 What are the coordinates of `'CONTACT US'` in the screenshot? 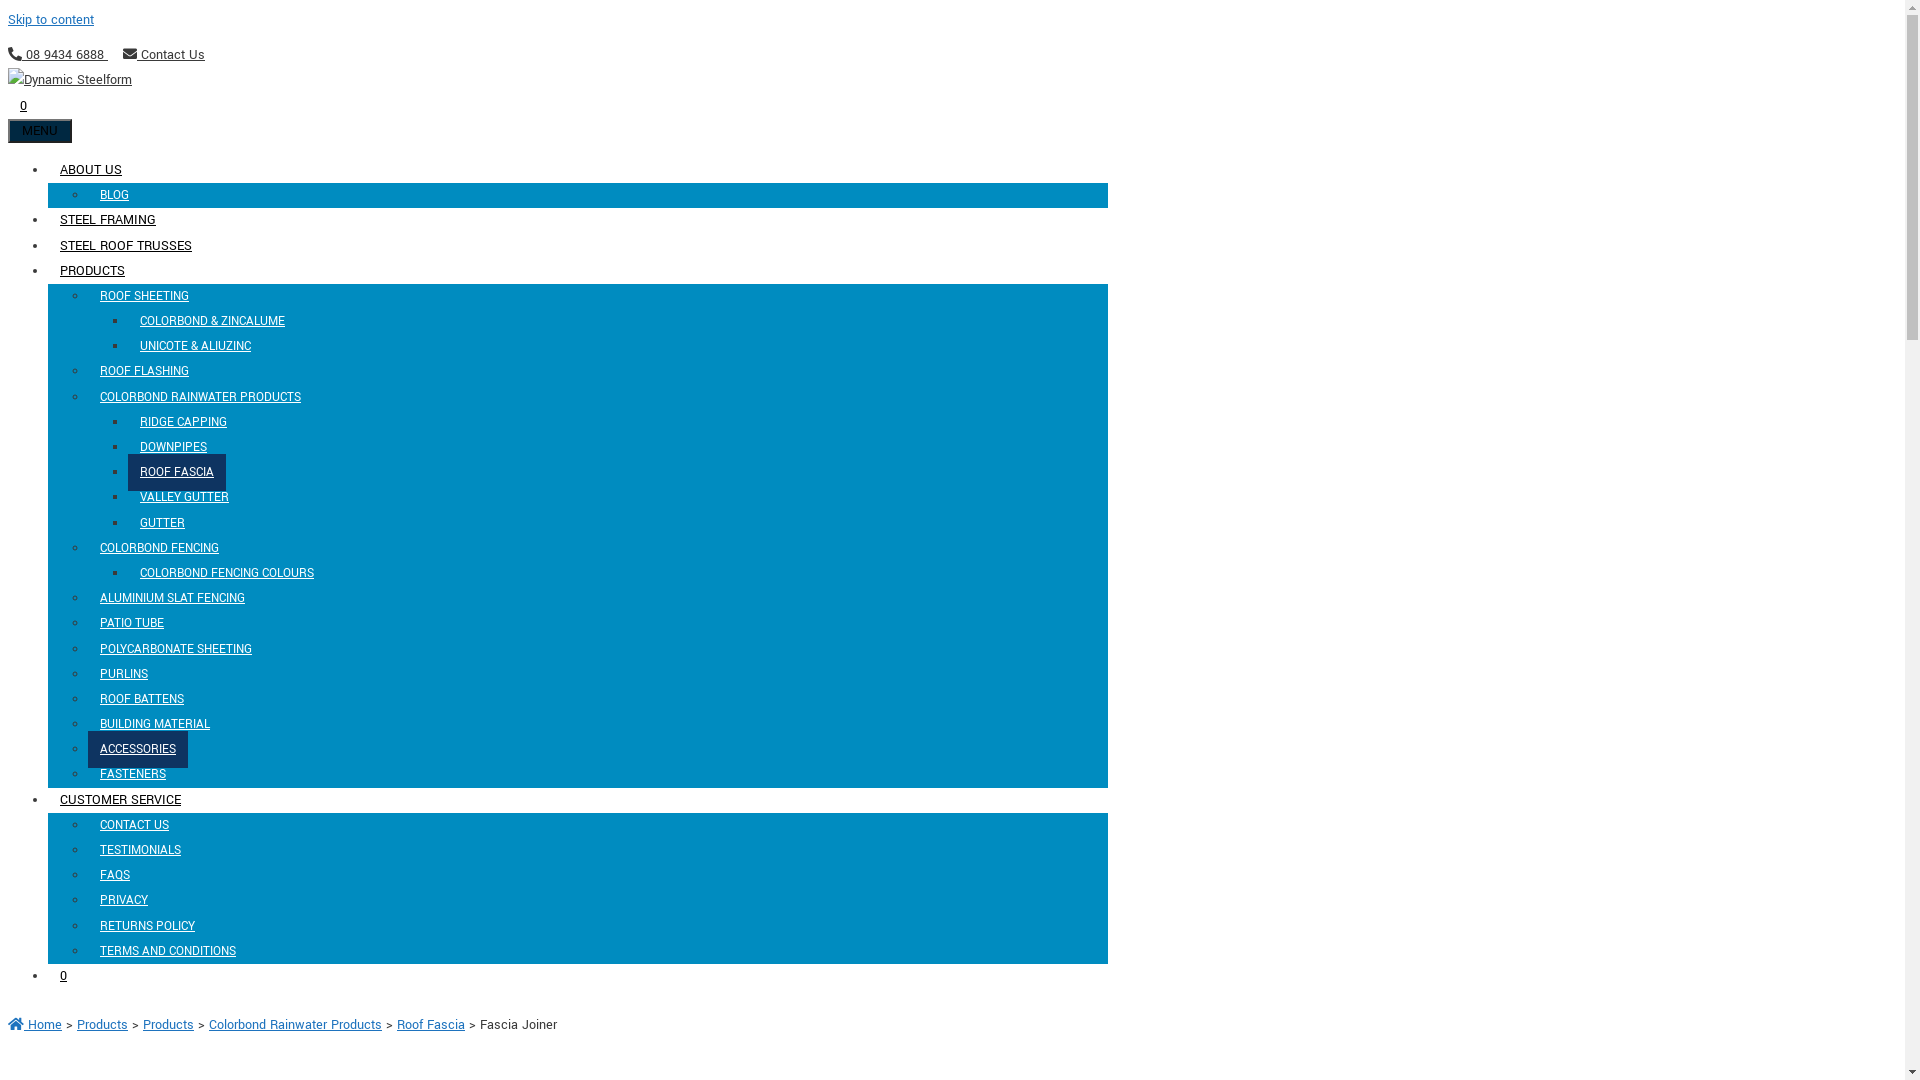 It's located at (133, 825).